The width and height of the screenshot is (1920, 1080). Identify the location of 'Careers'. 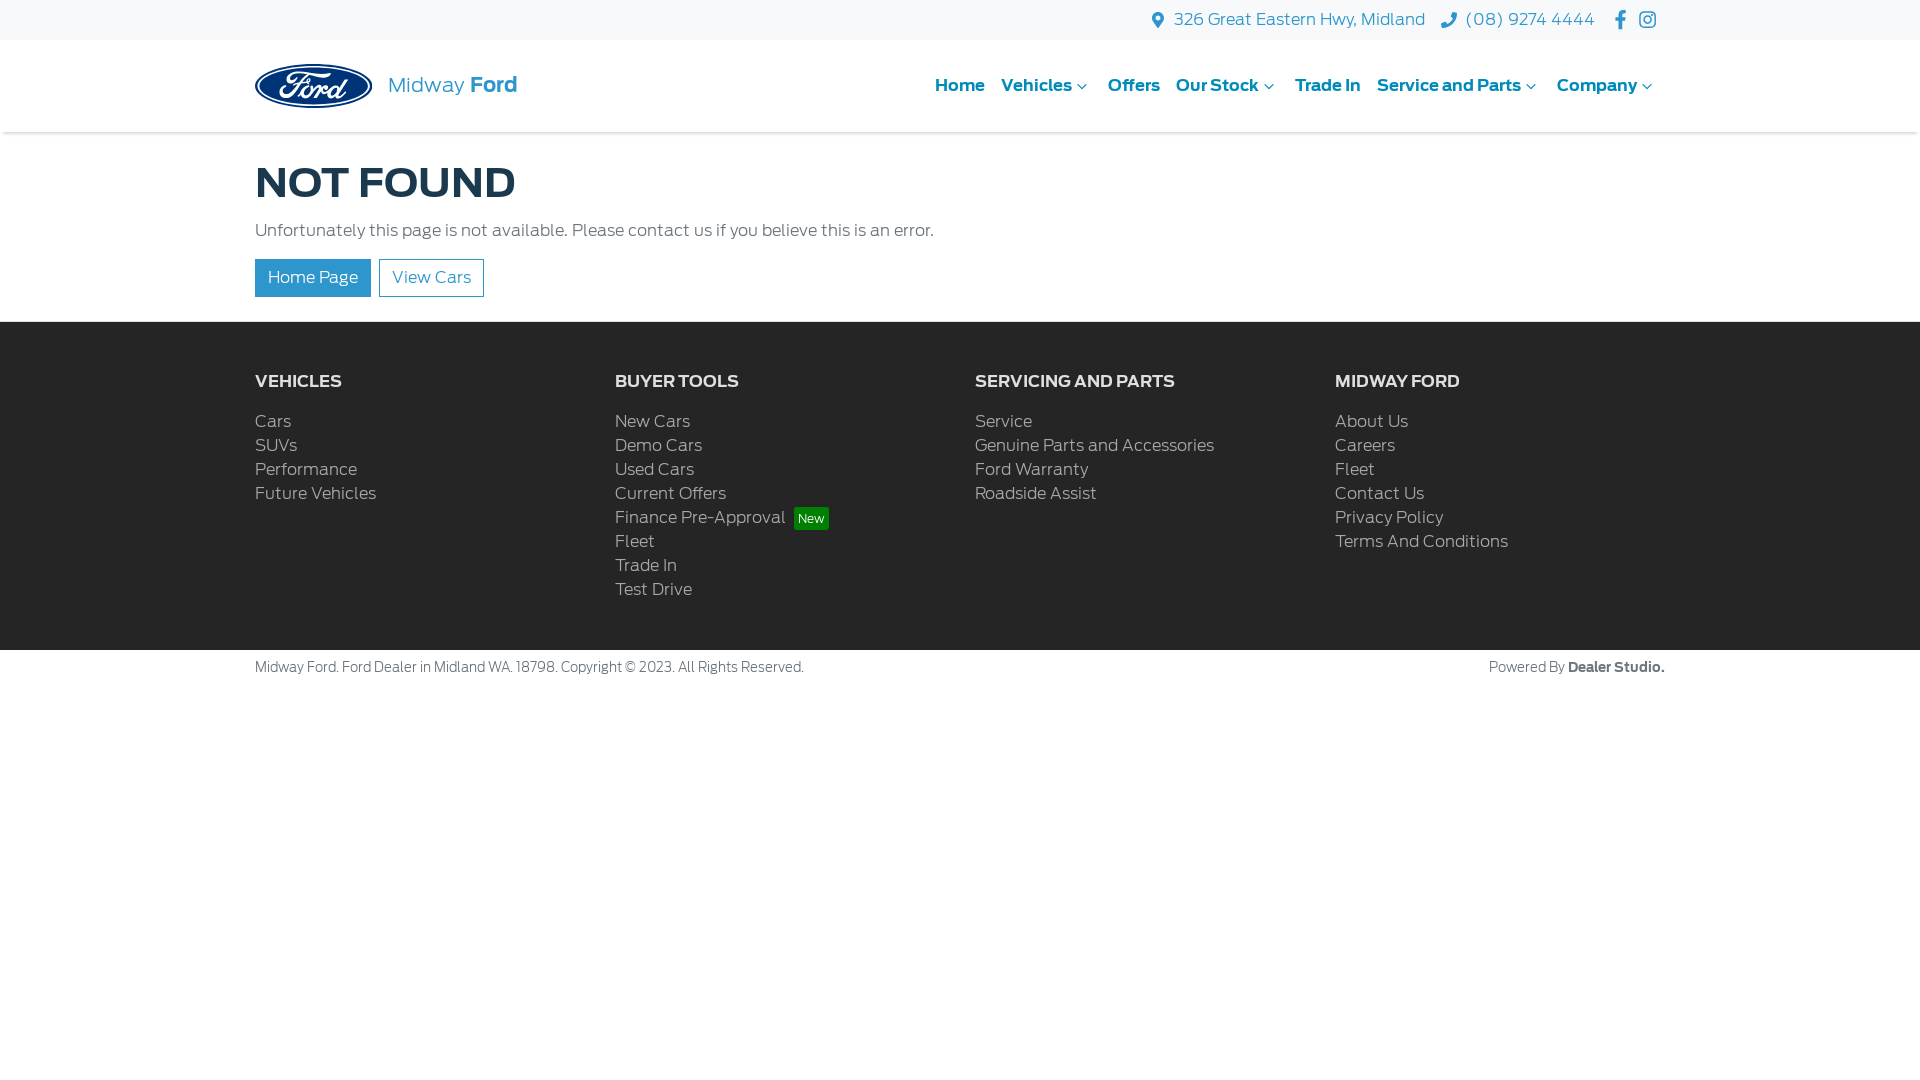
(1363, 444).